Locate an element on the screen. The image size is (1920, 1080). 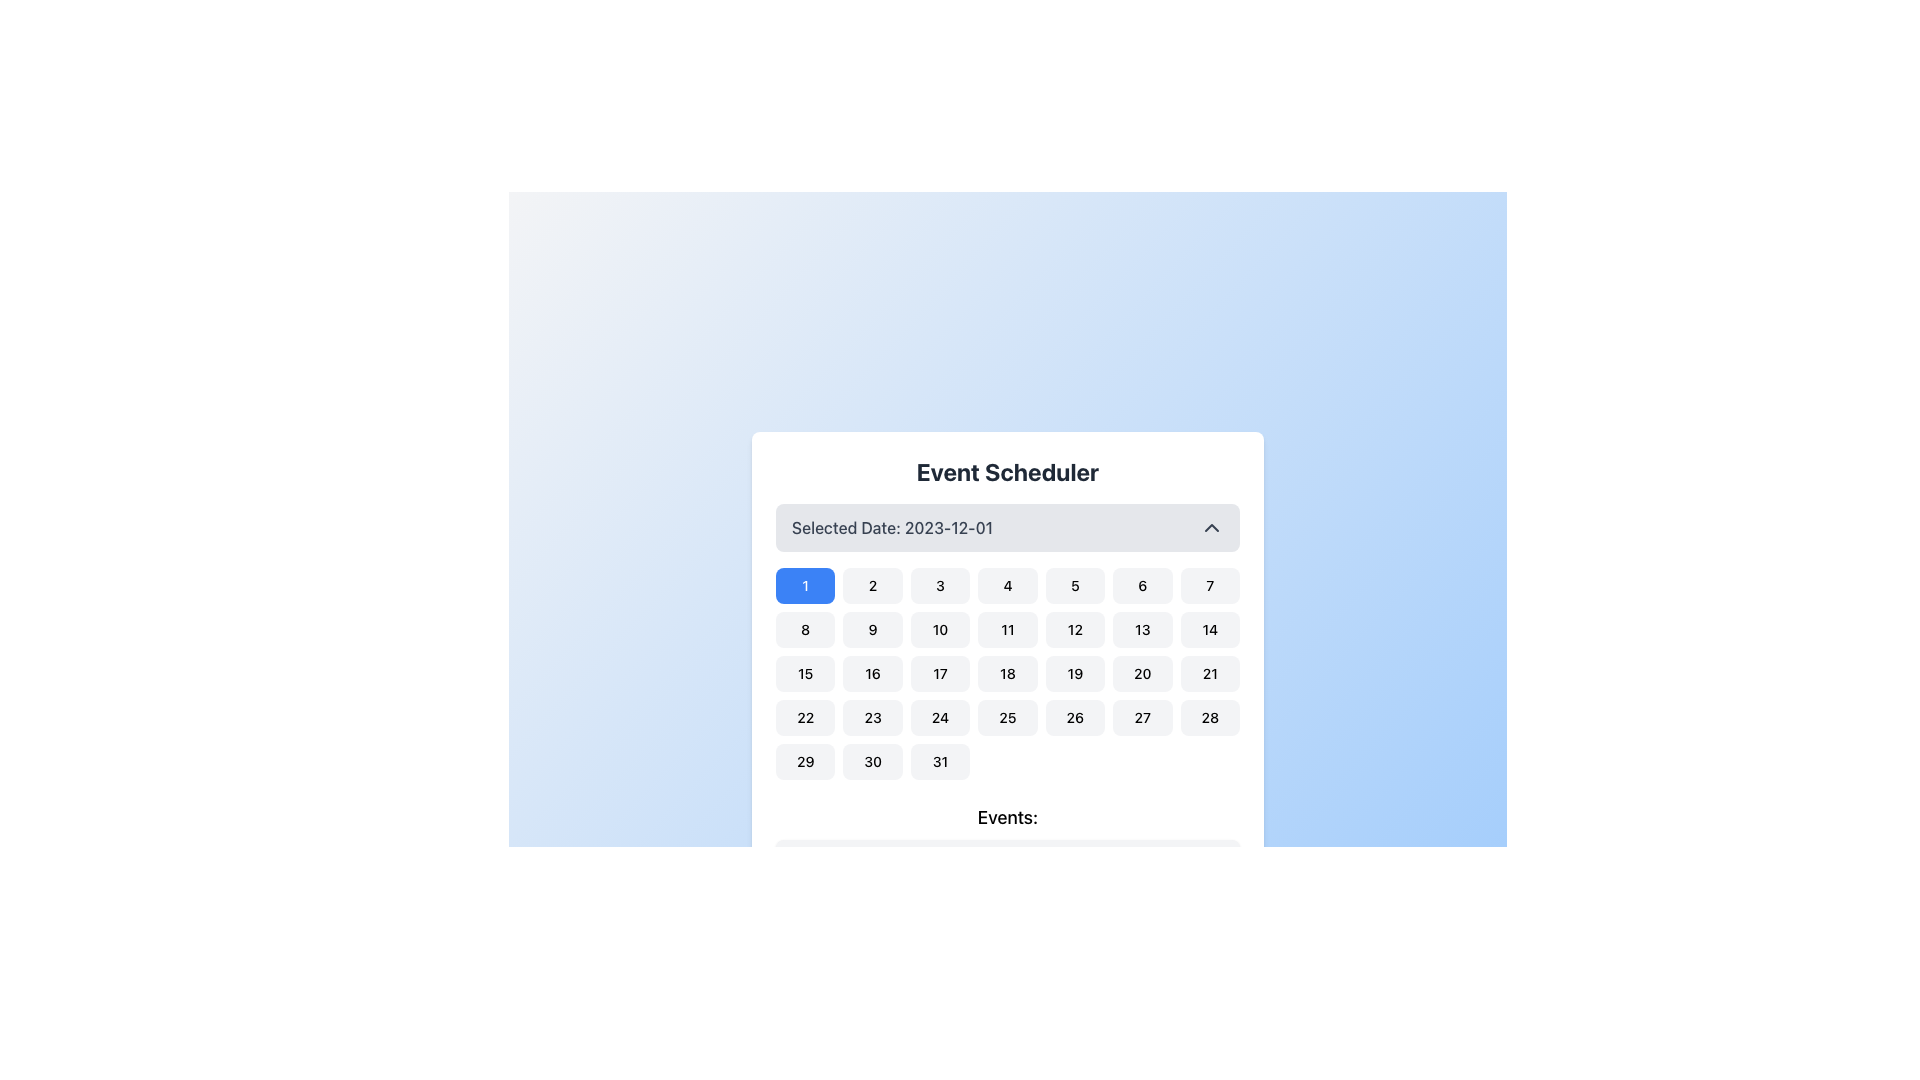
the date selection button for the 1st date in the calendar interface to trigger the tooltip or highlight effect is located at coordinates (805, 585).